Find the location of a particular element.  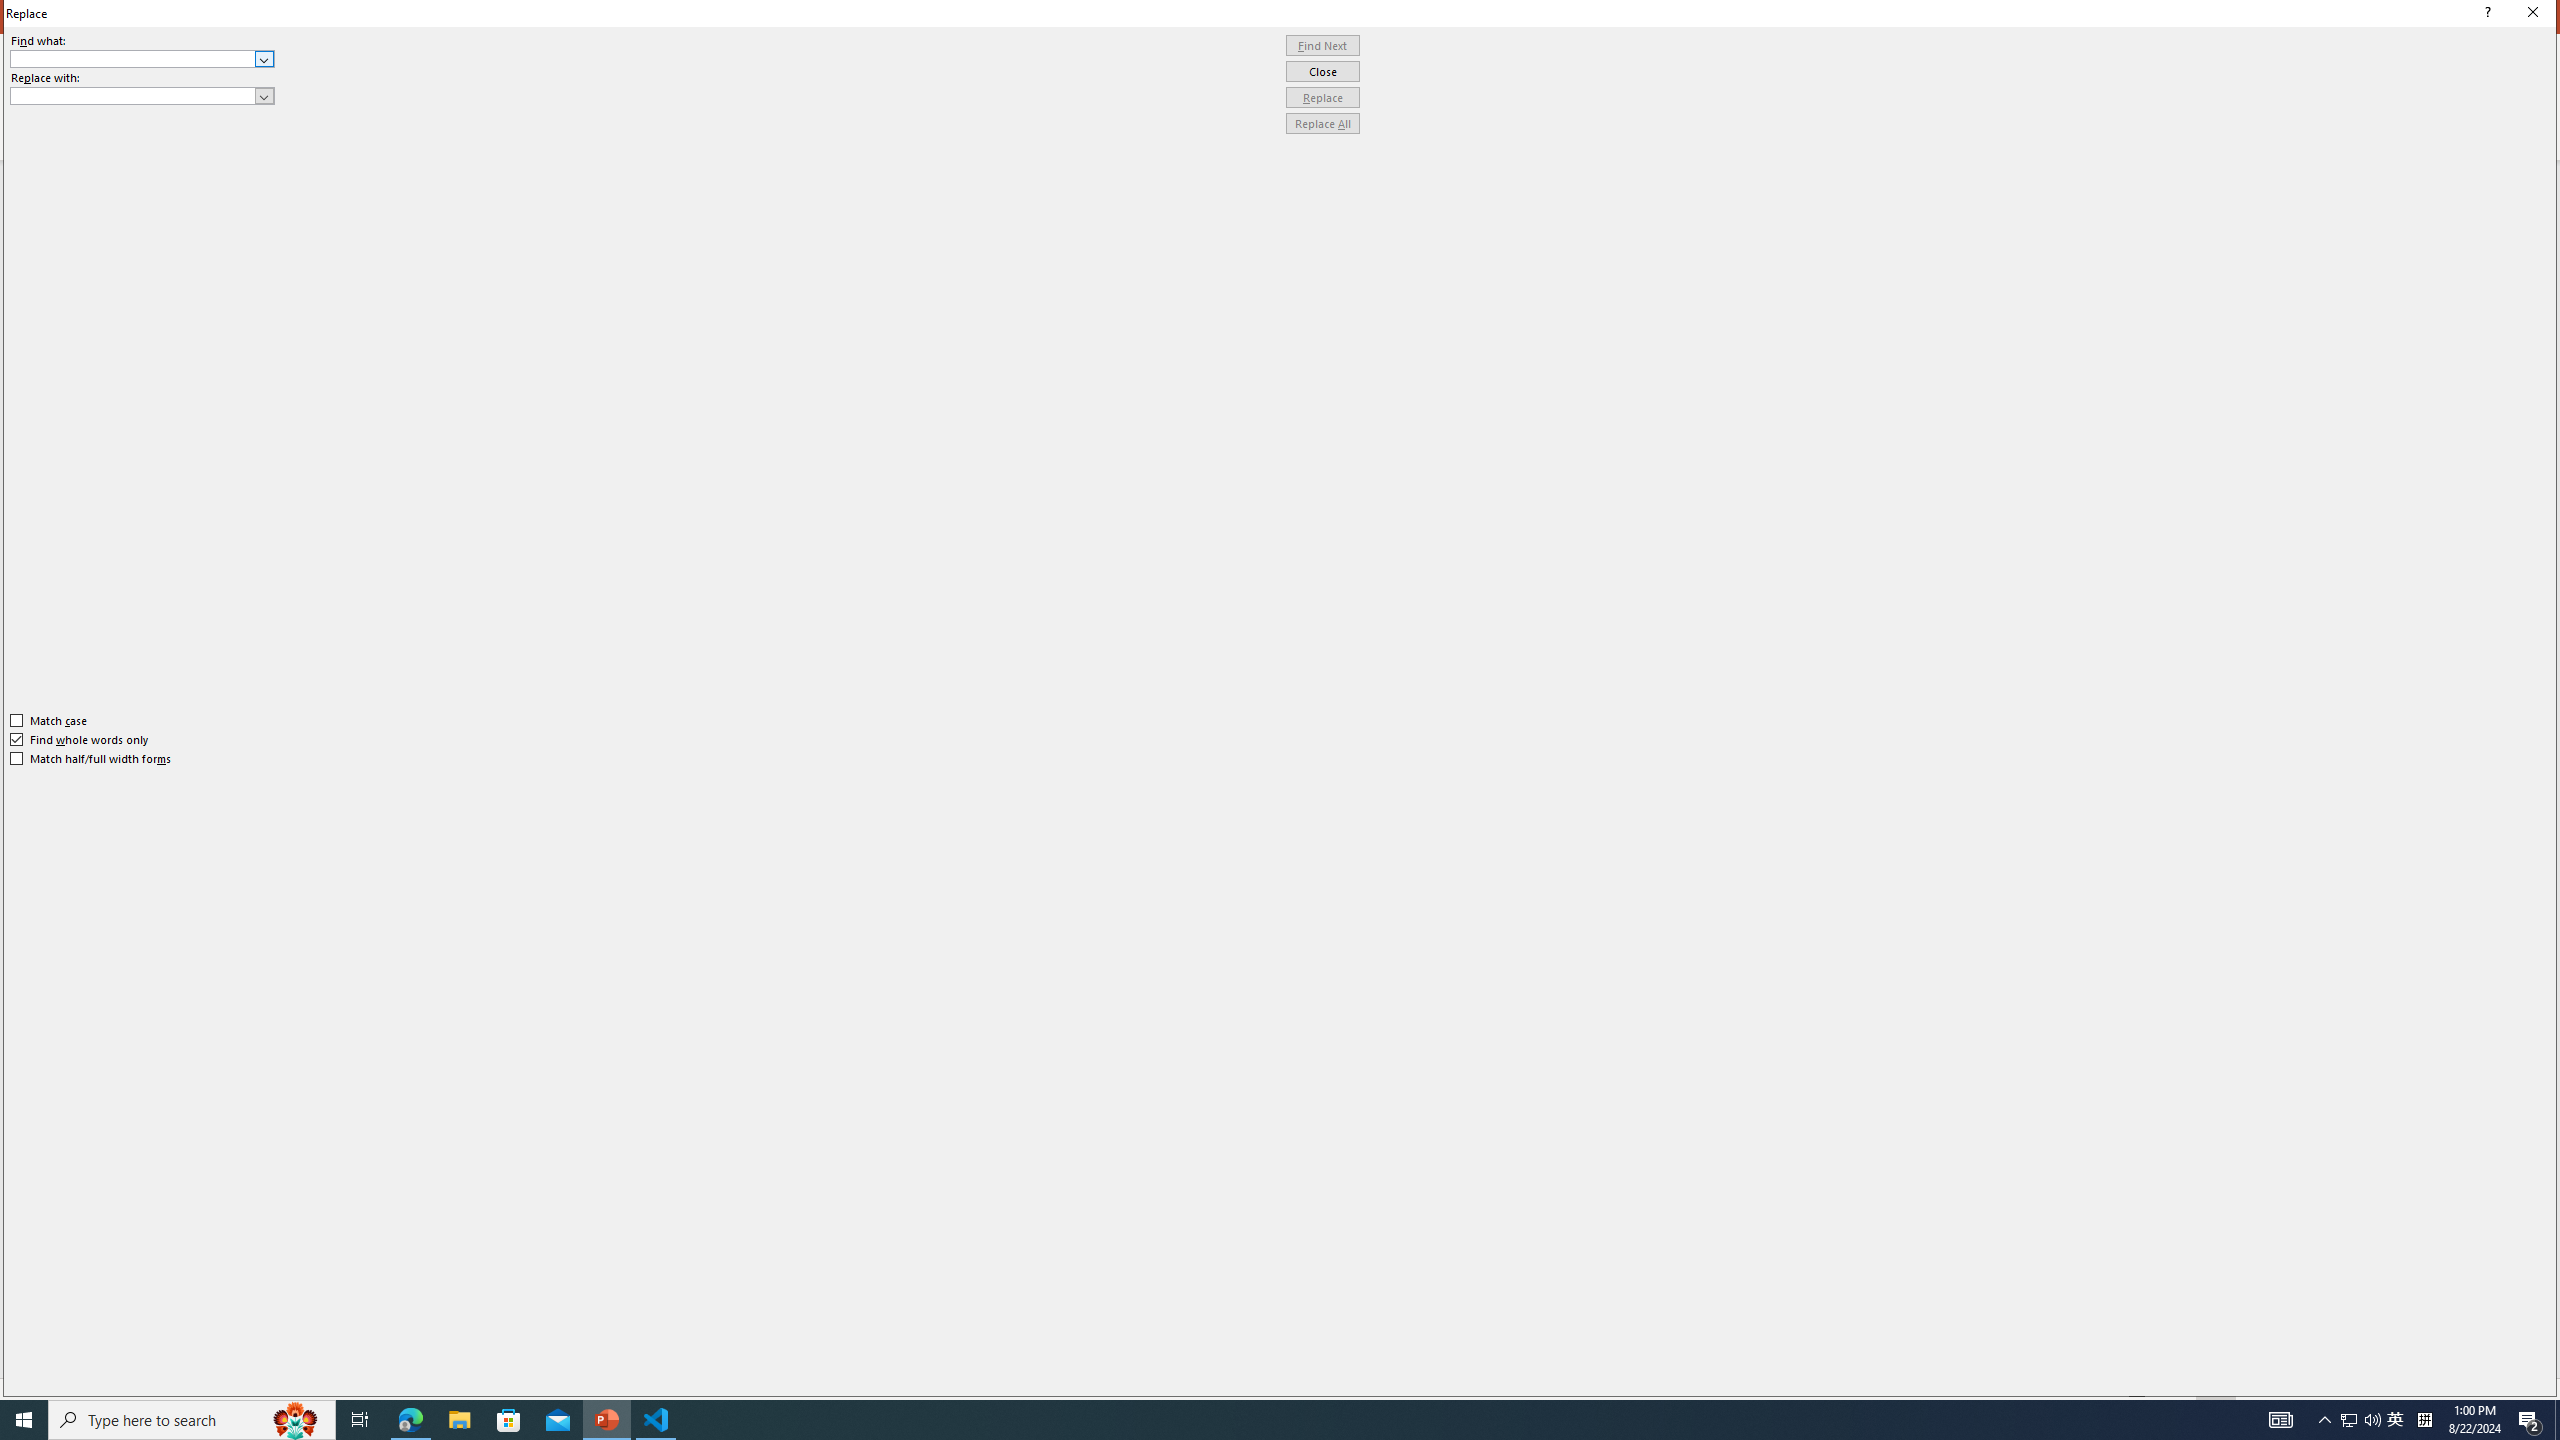

'Match half/full width forms' is located at coordinates (91, 758).